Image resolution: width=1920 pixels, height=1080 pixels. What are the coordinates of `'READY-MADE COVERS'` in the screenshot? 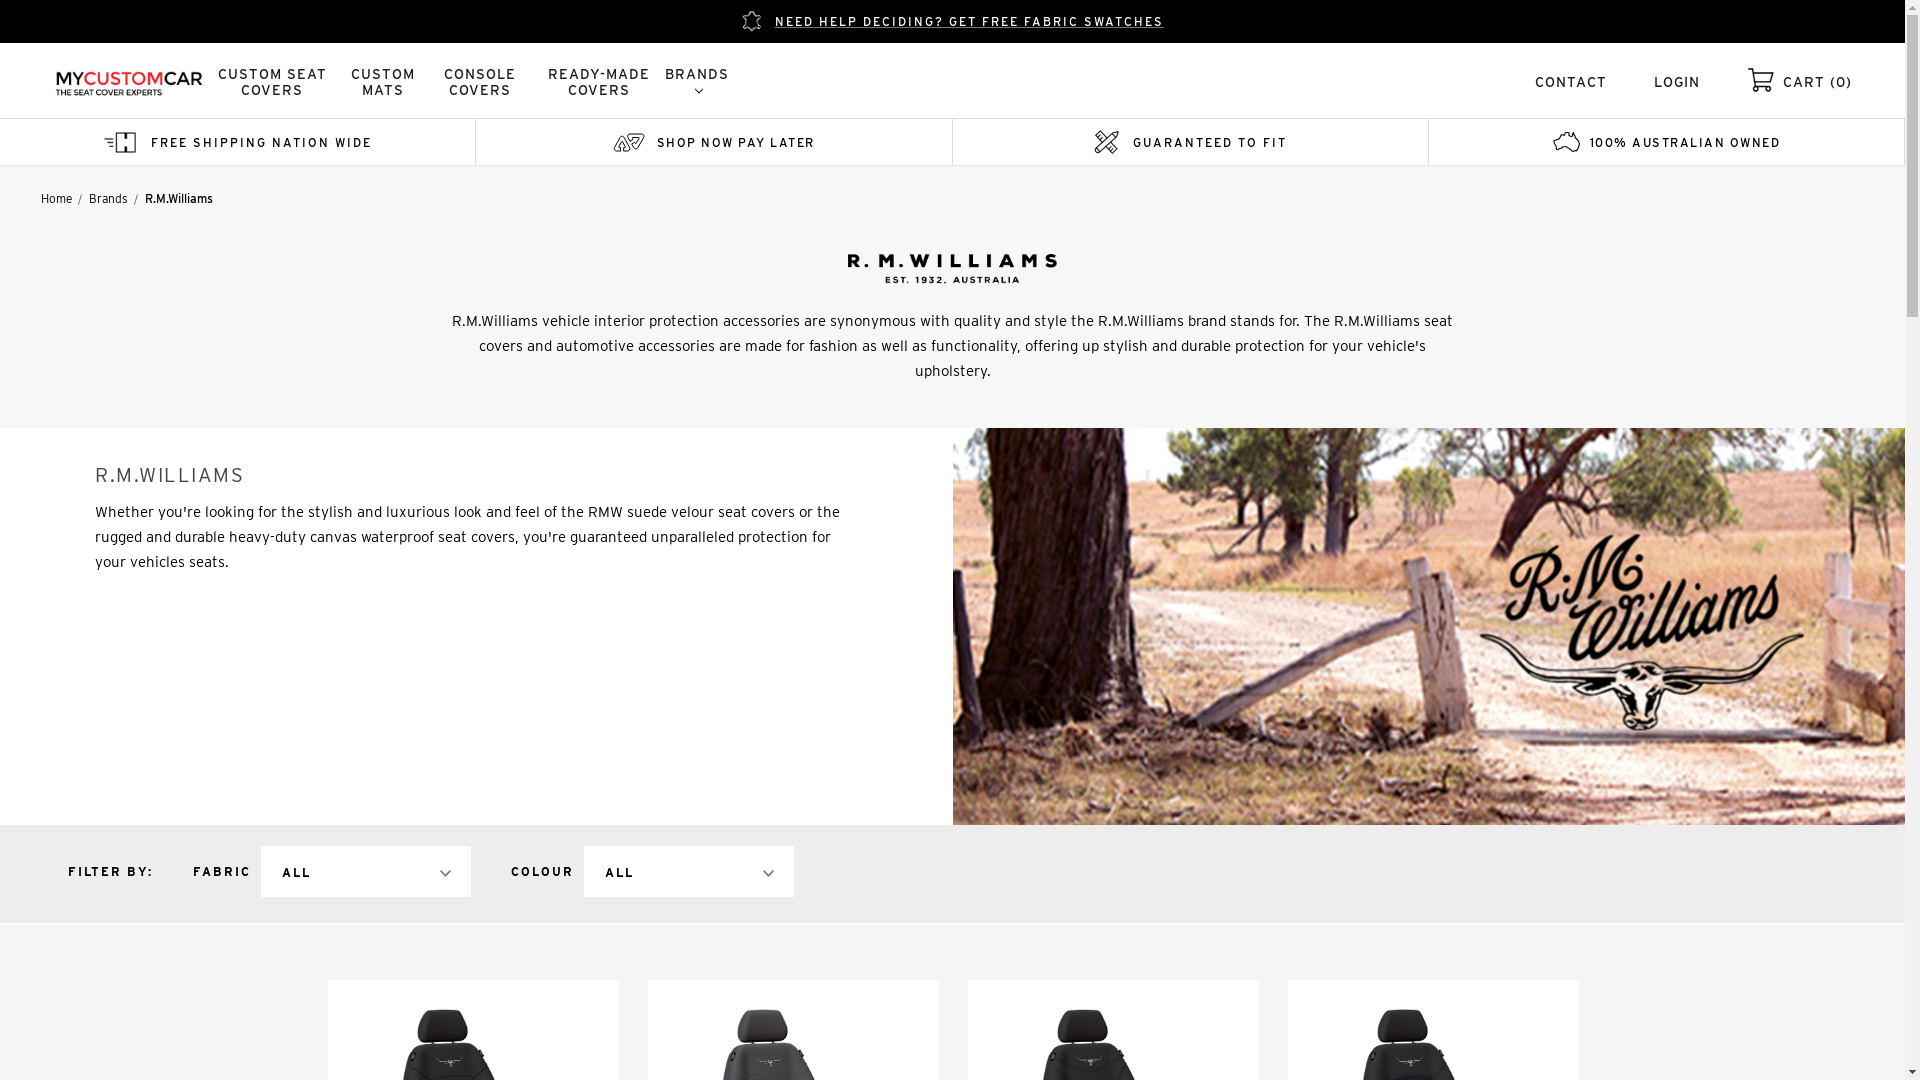 It's located at (598, 80).